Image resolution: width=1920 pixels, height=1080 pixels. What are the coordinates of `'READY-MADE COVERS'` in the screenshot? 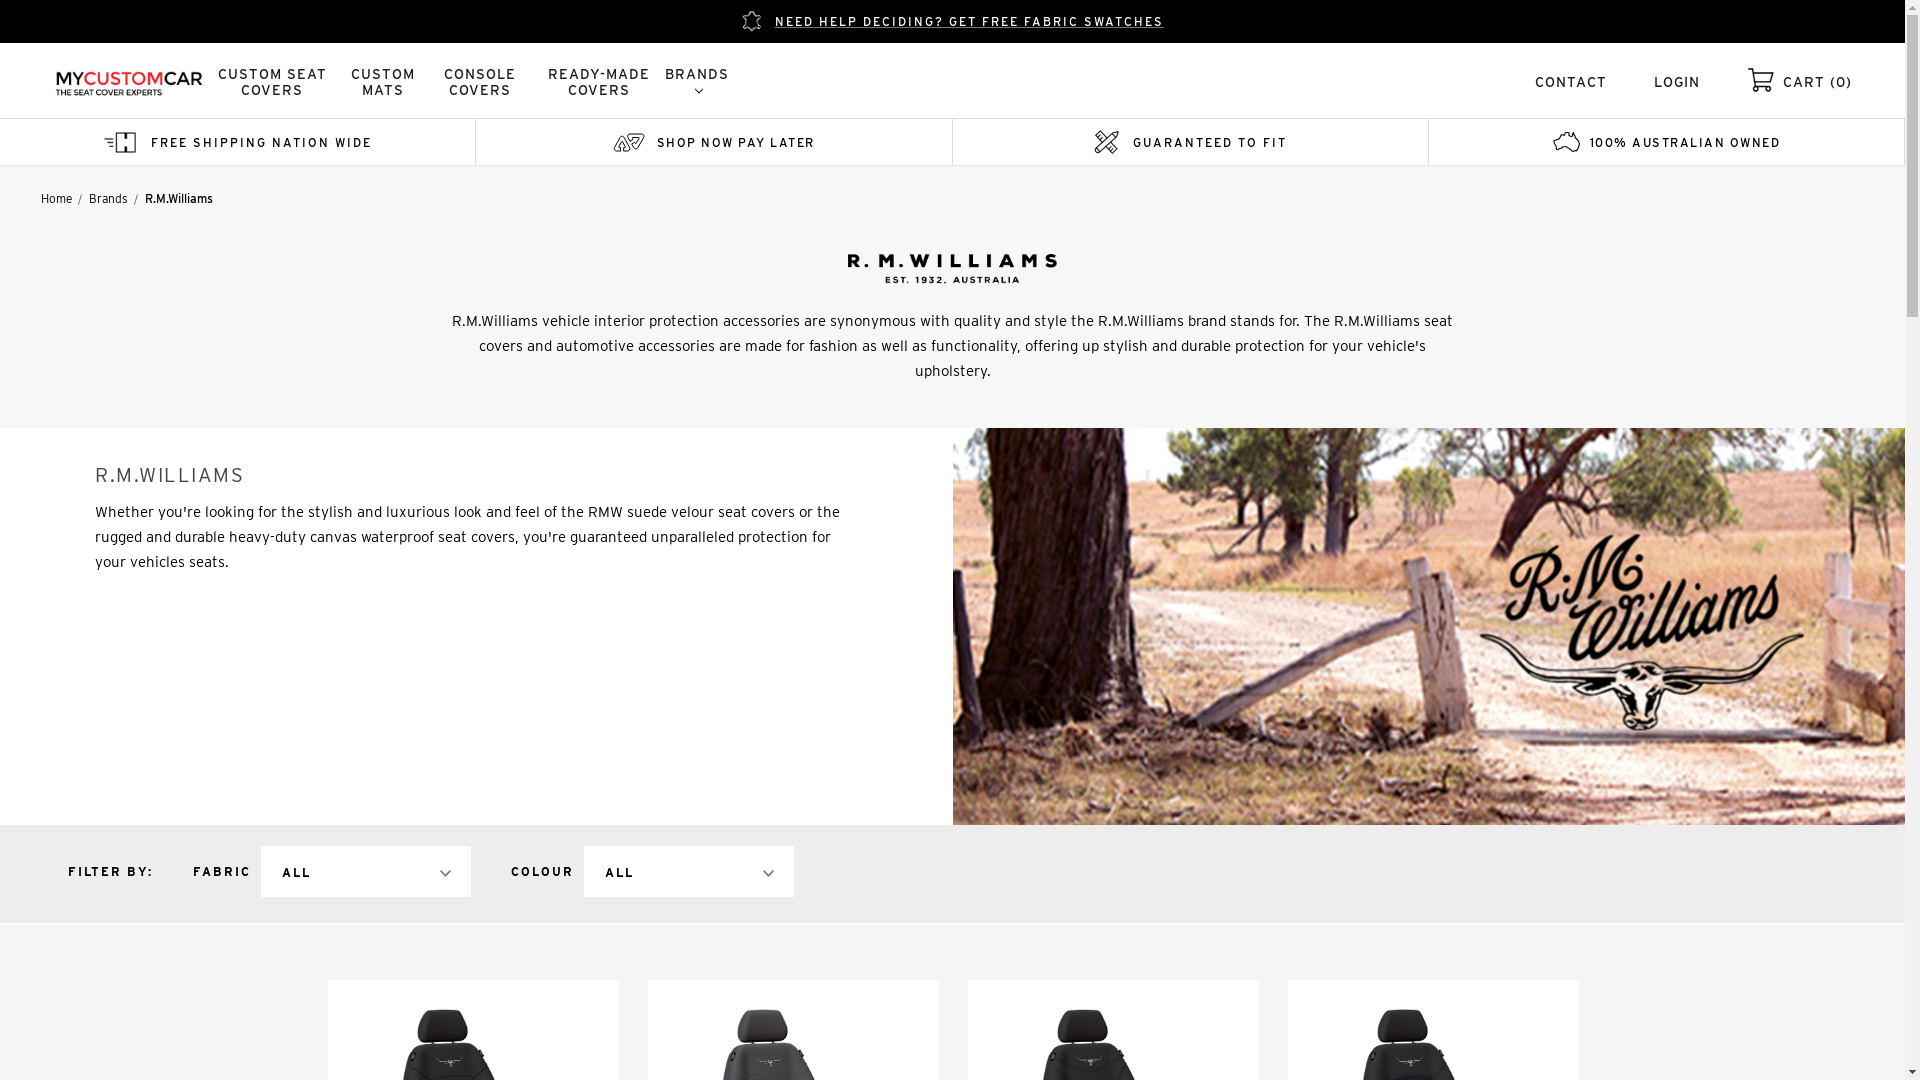 It's located at (598, 80).